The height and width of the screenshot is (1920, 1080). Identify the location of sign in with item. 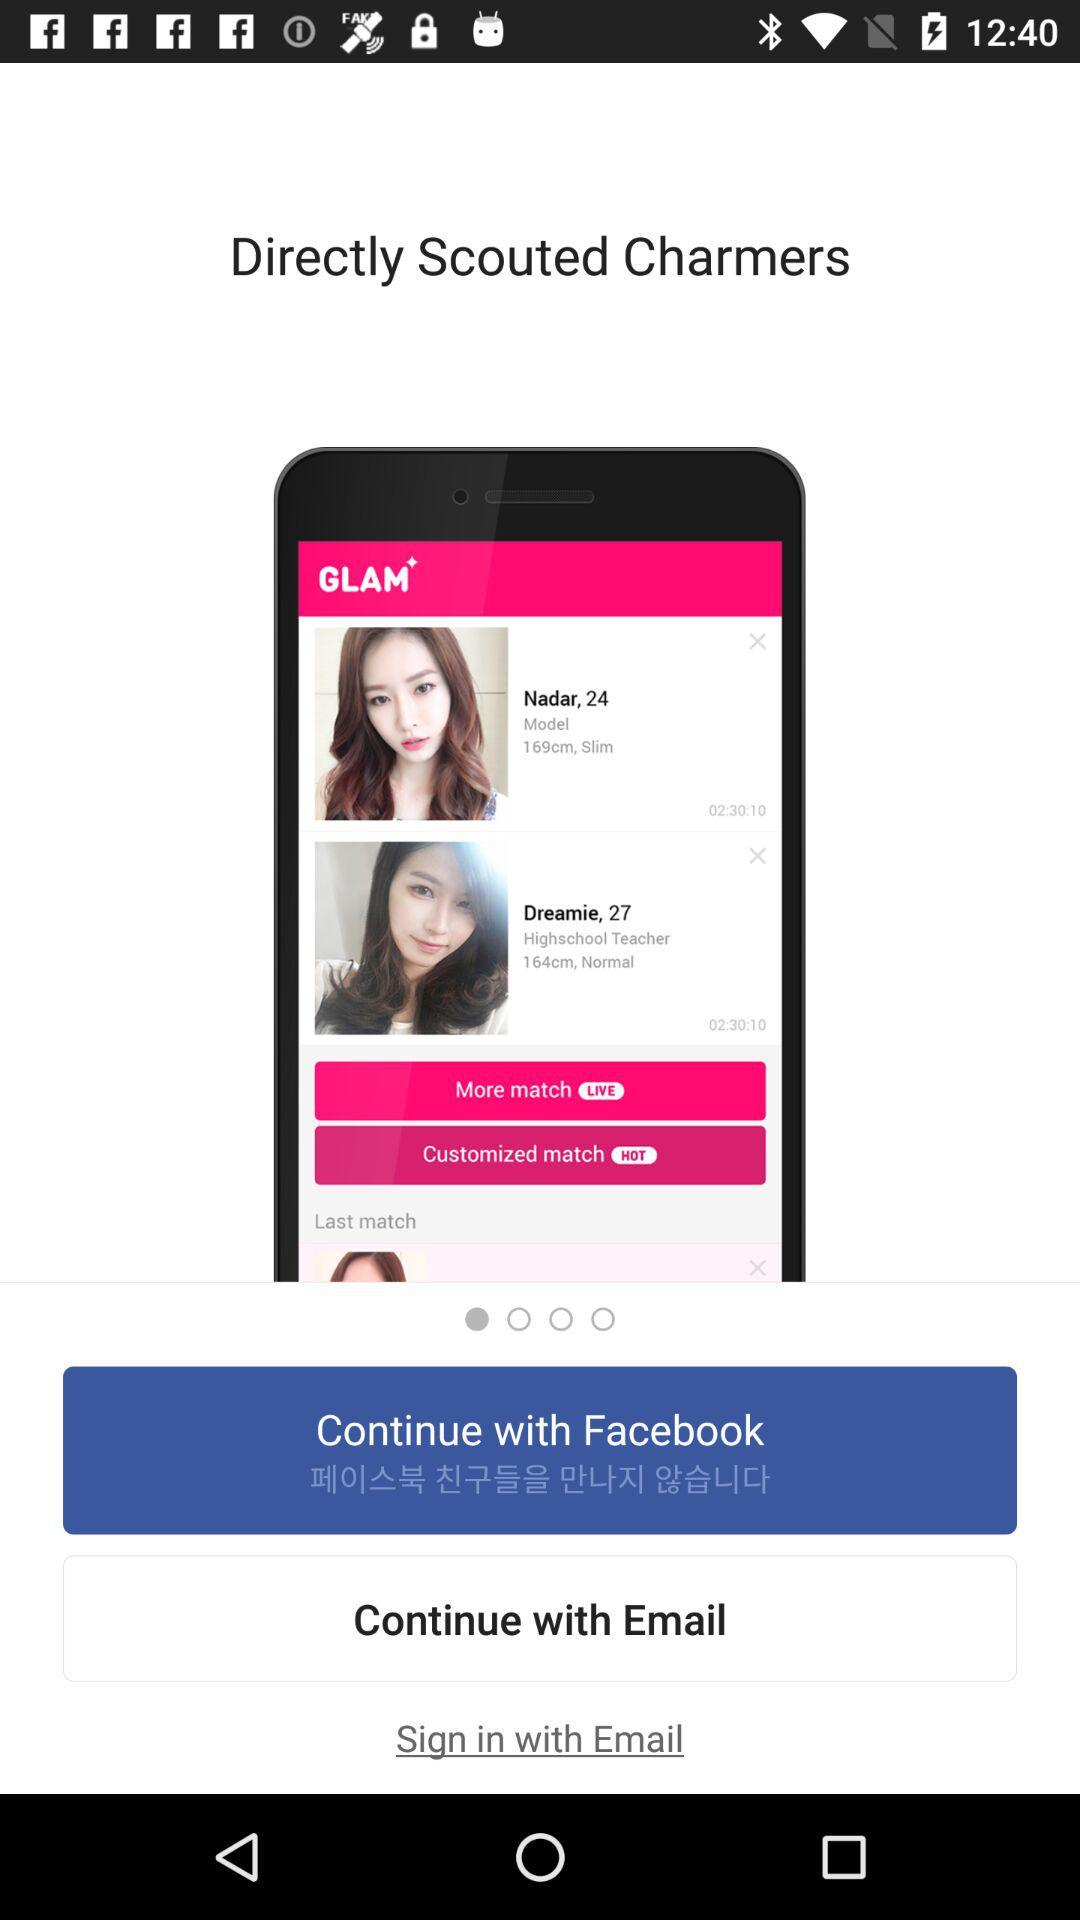
(540, 1736).